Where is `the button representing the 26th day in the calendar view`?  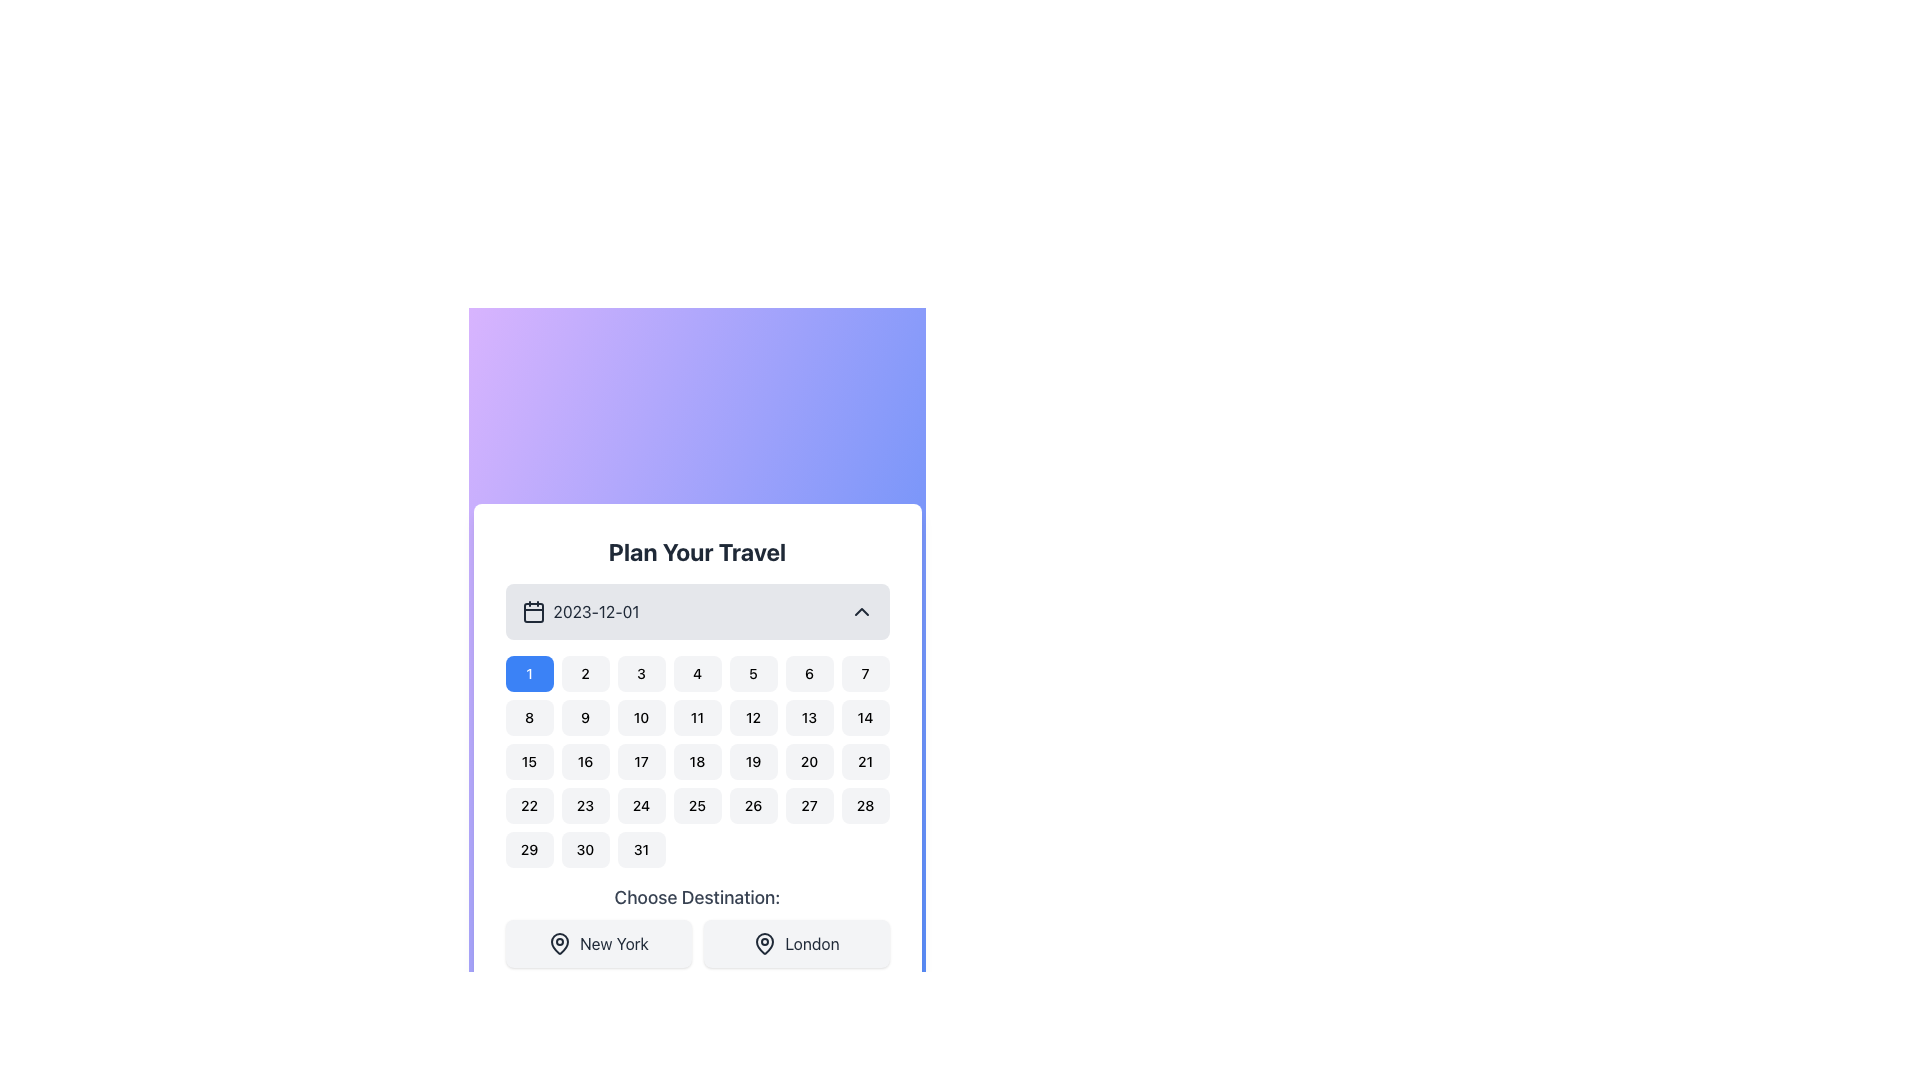 the button representing the 26th day in the calendar view is located at coordinates (752, 805).